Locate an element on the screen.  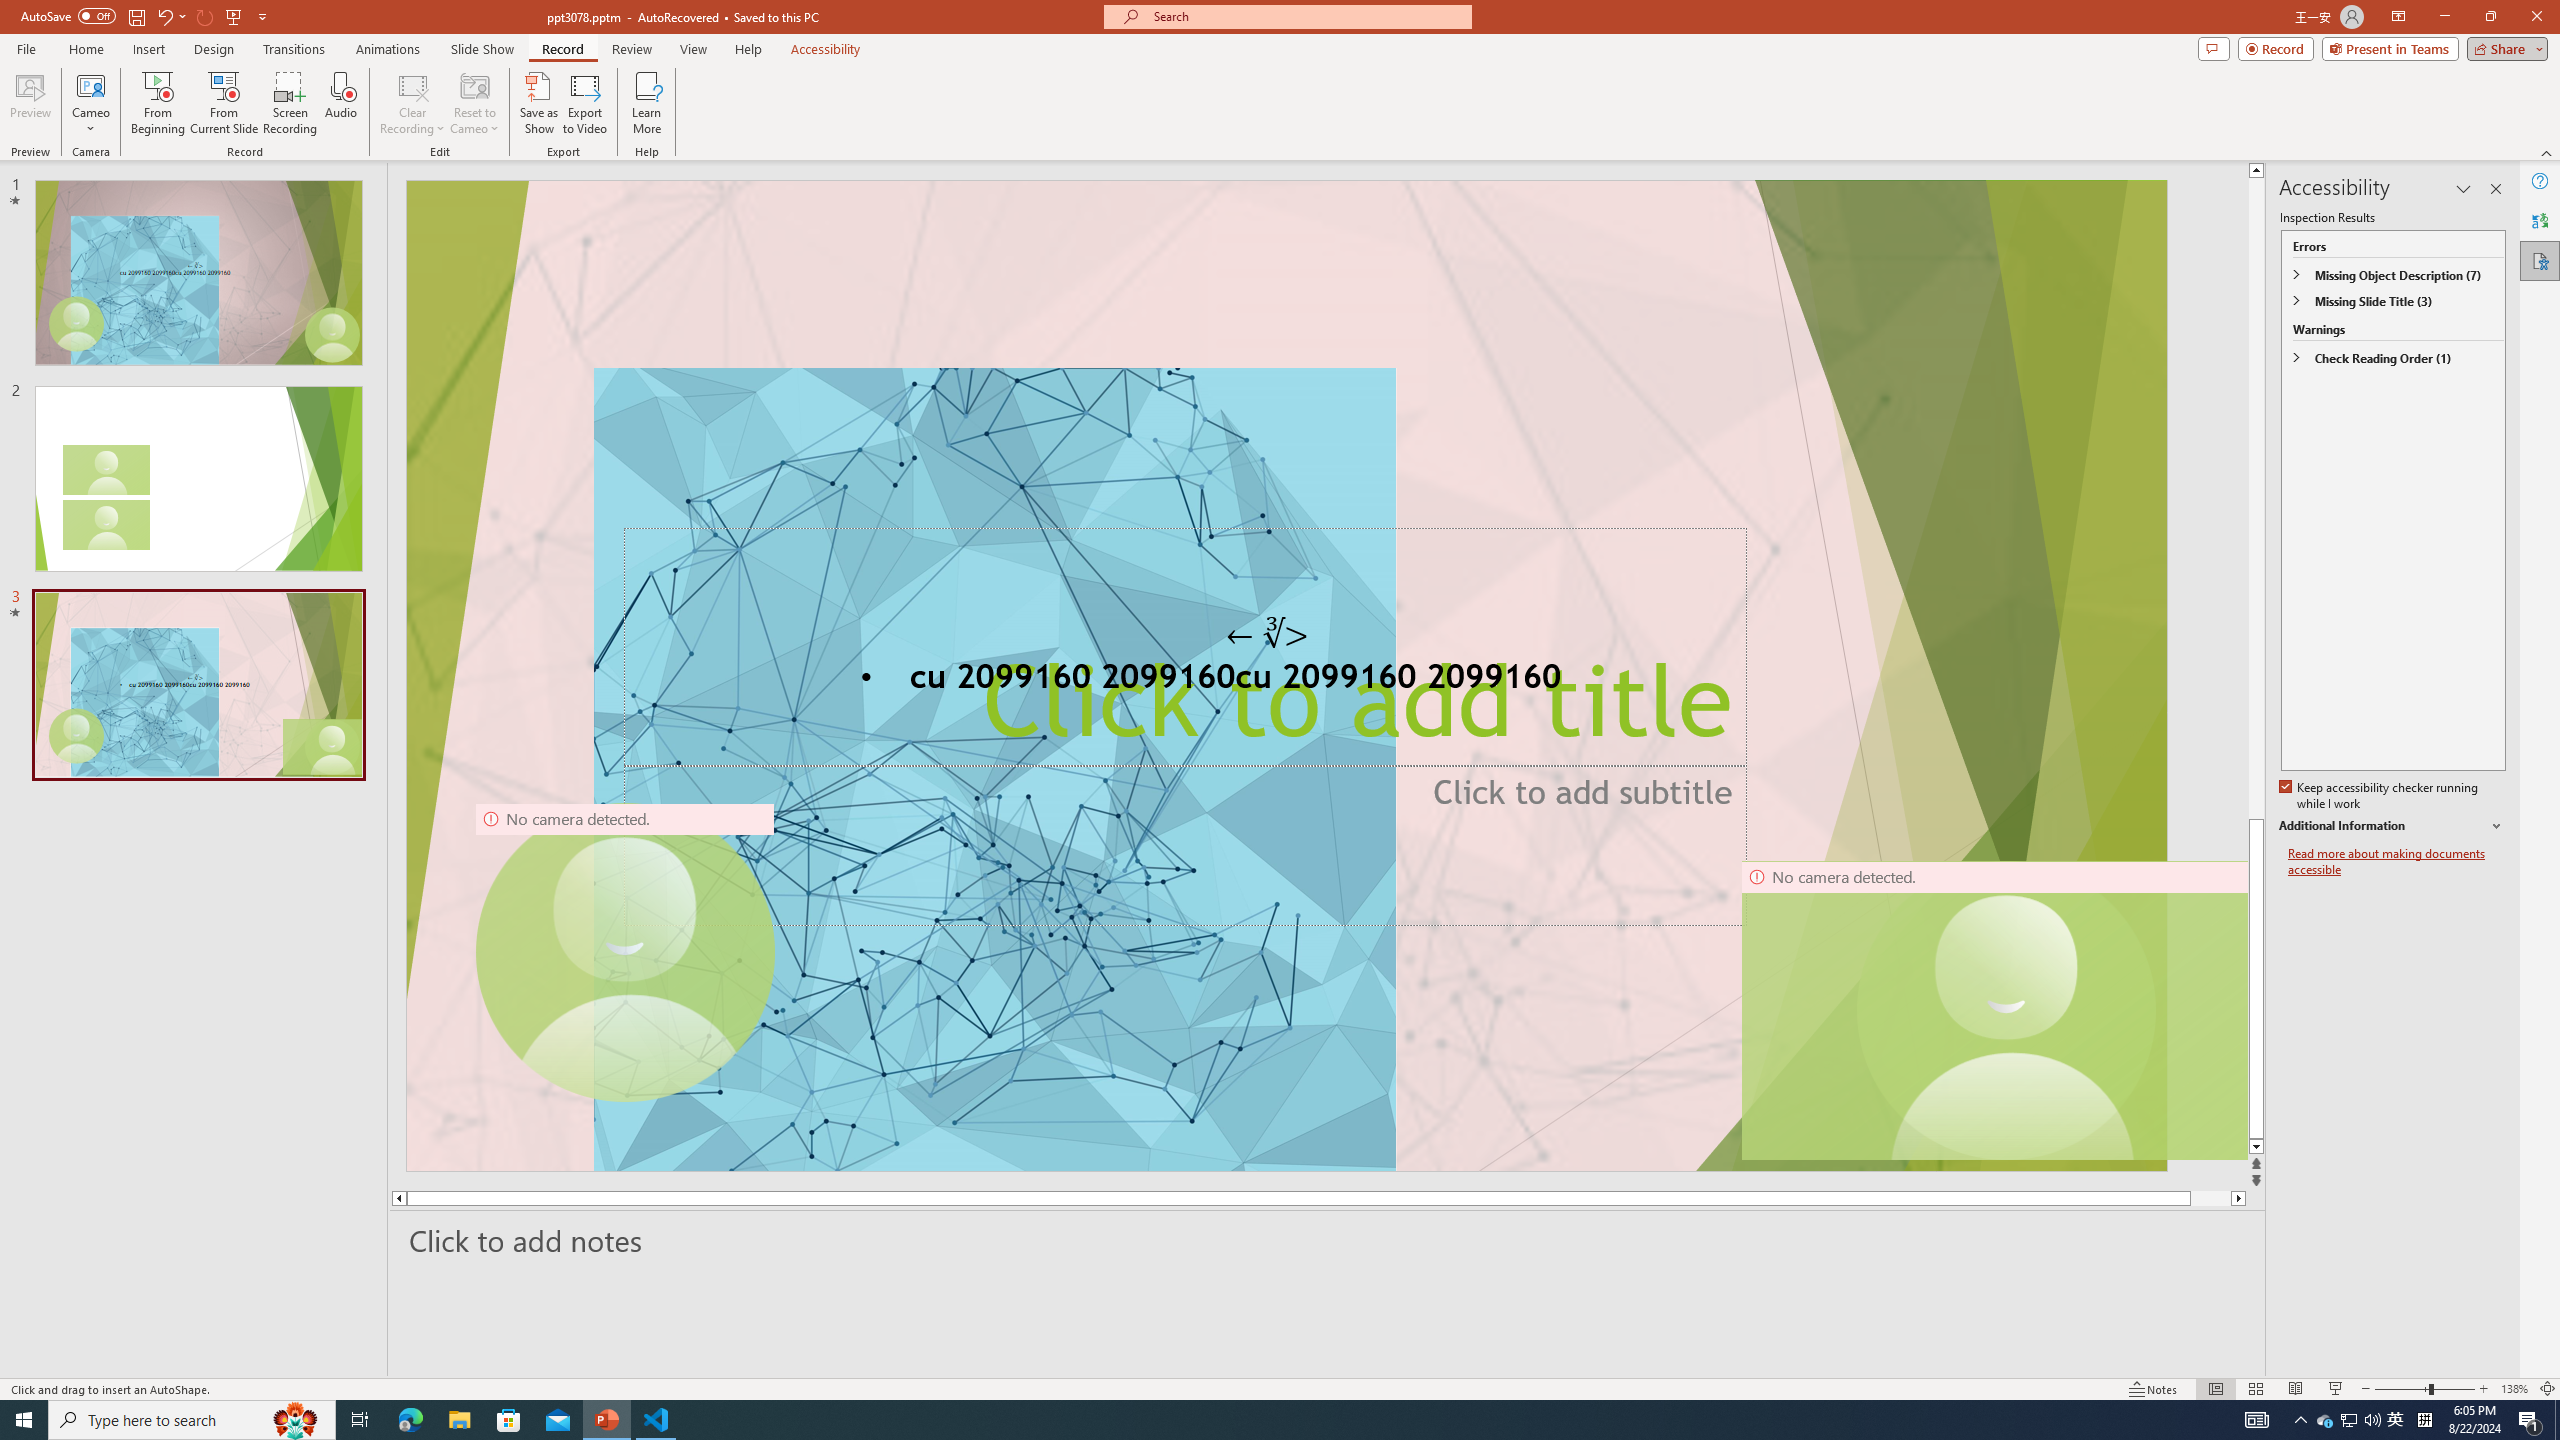
'Reset to Cameo' is located at coordinates (473, 103).